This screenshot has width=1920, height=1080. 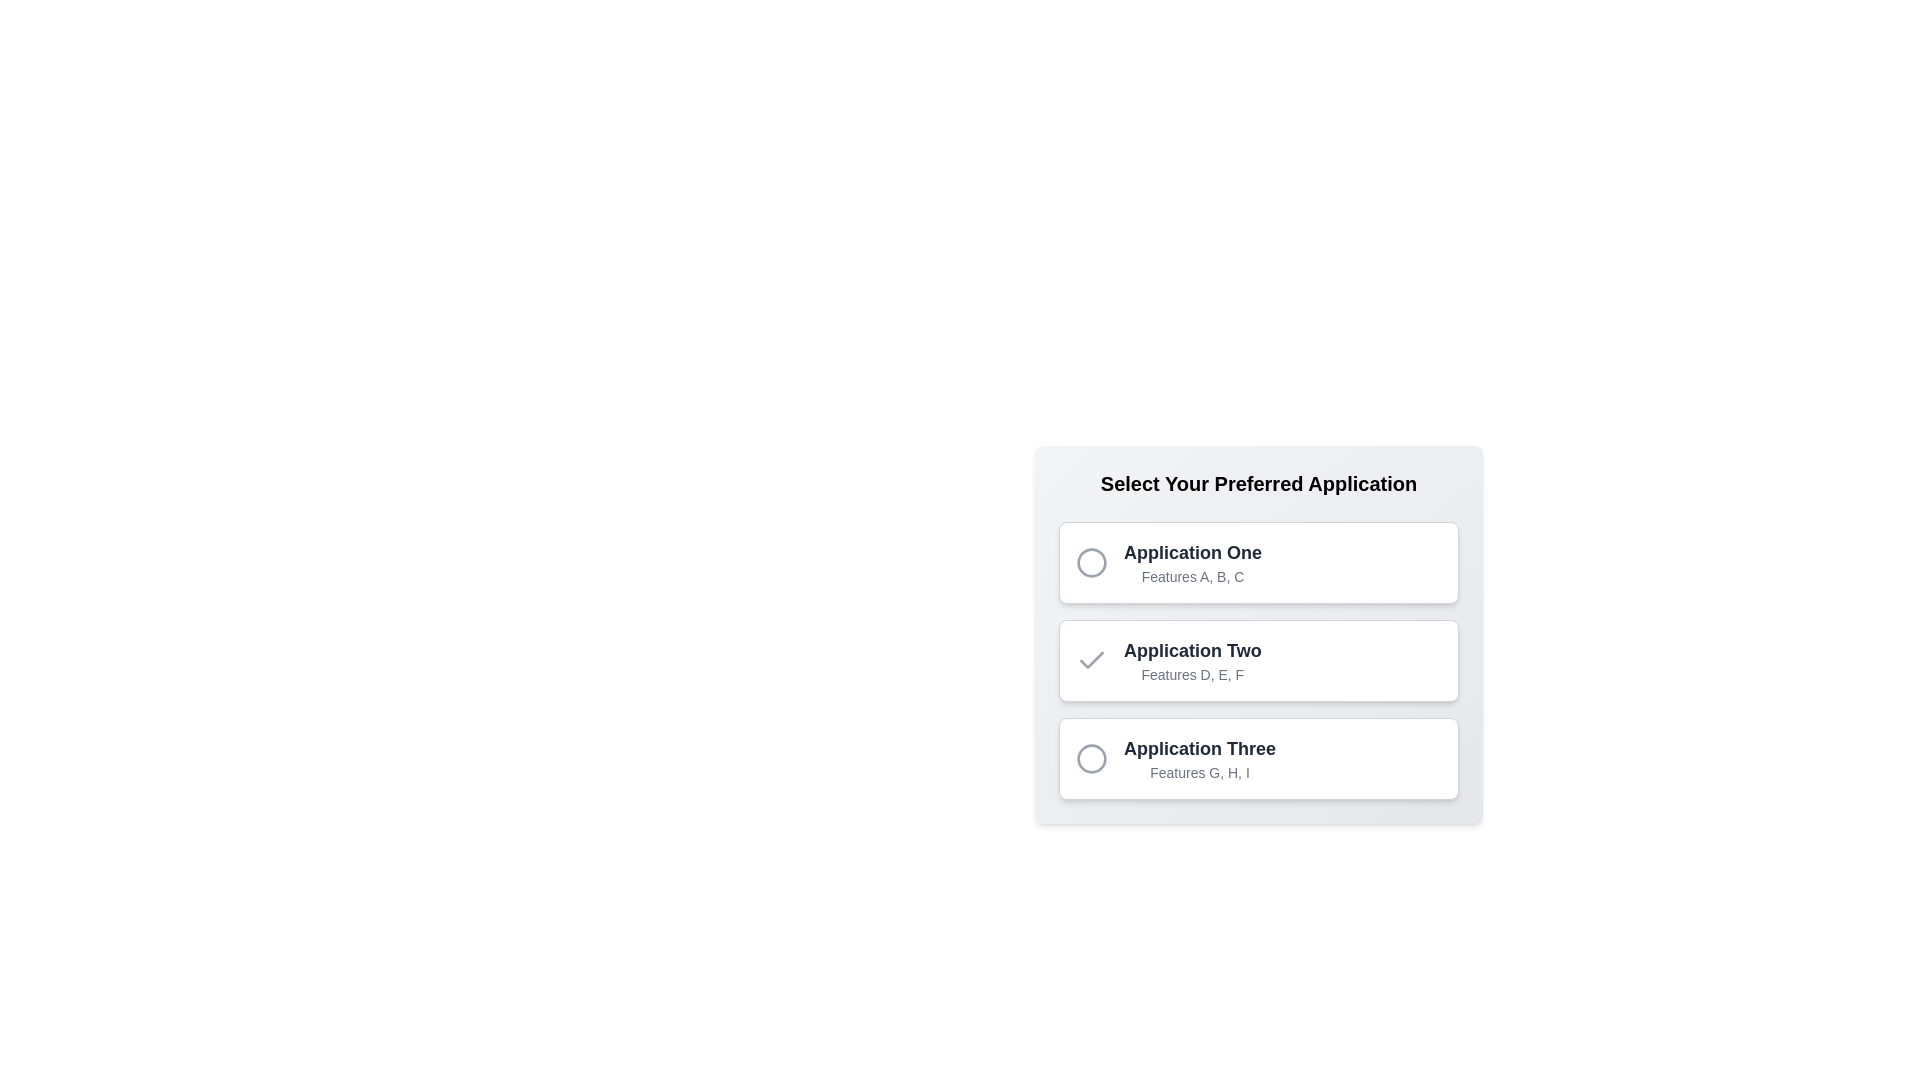 What do you see at coordinates (1193, 563) in the screenshot?
I see `the text label for the first selectable application option located below the title 'Select Your Preferred Application' to observe any tooltips or interactions` at bounding box center [1193, 563].